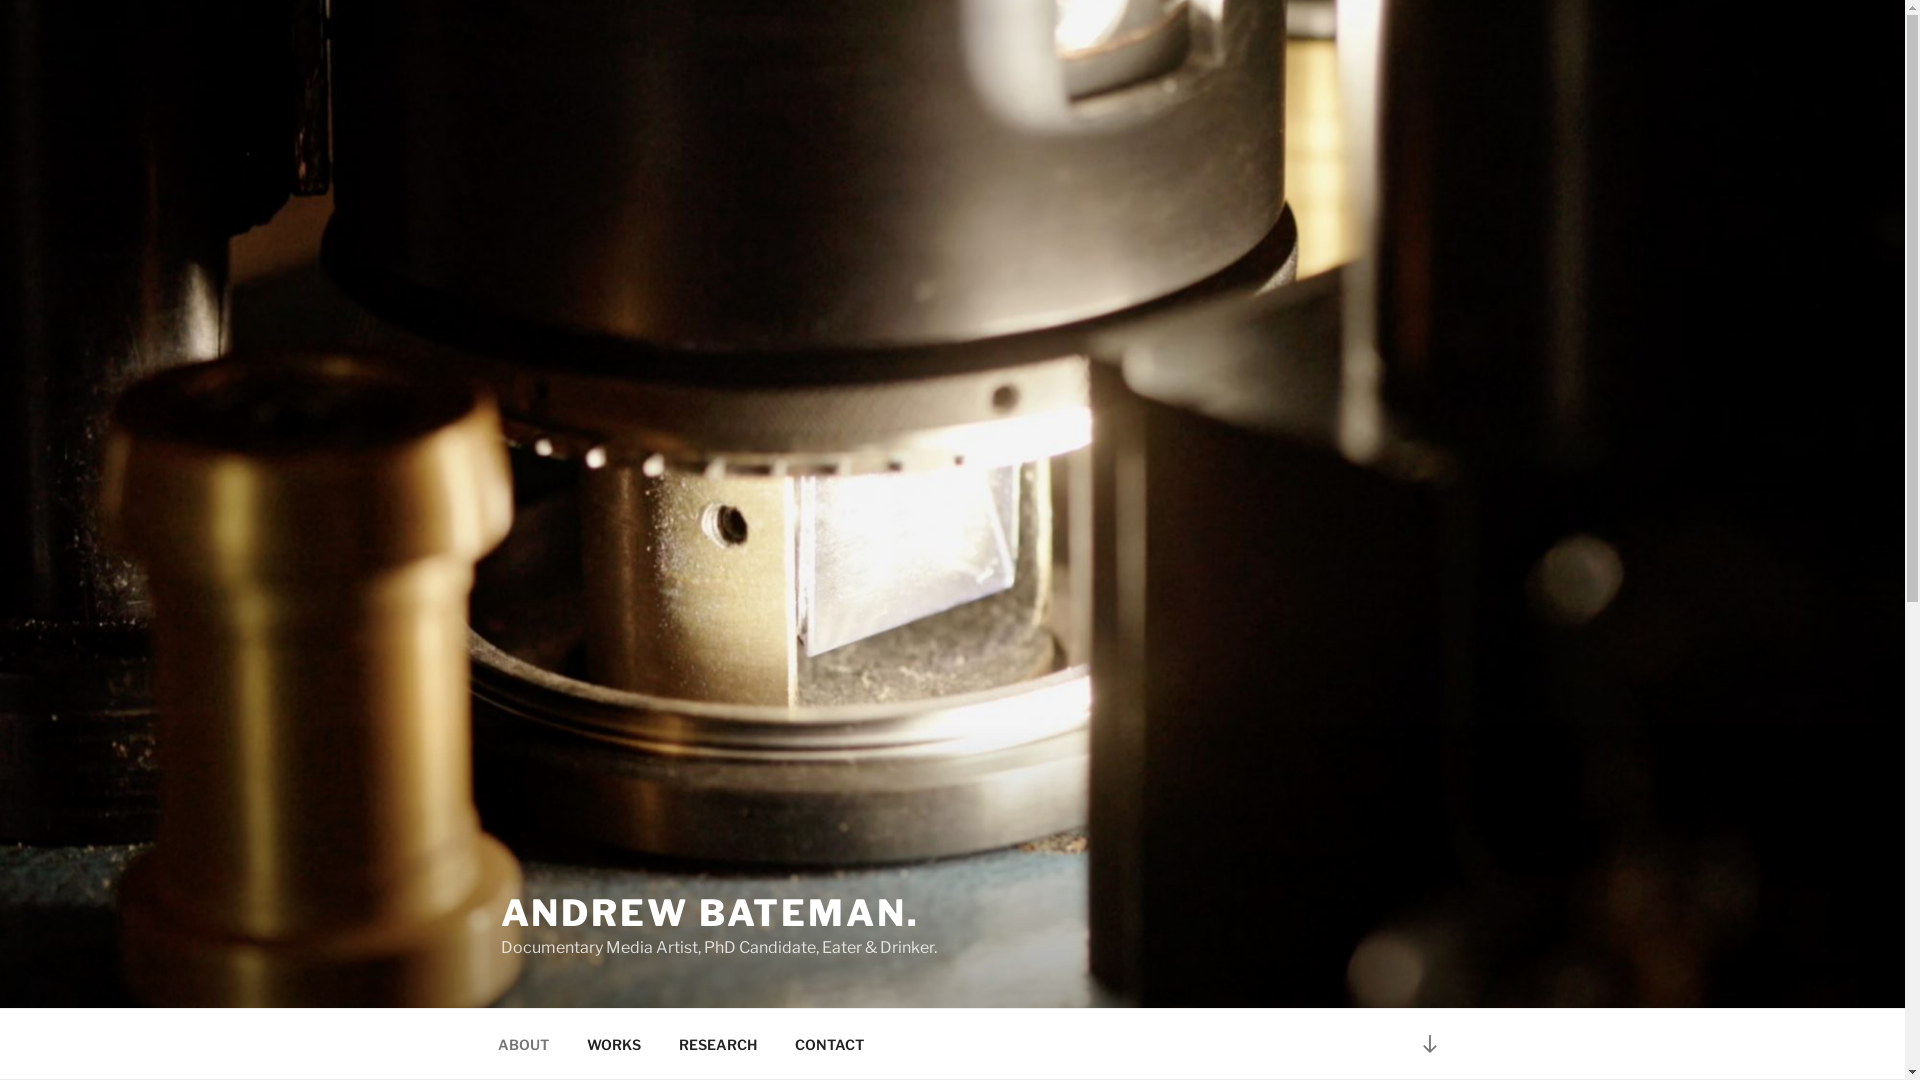 This screenshot has height=1080, width=1920. I want to click on 'RESEARCH', so click(718, 1043).